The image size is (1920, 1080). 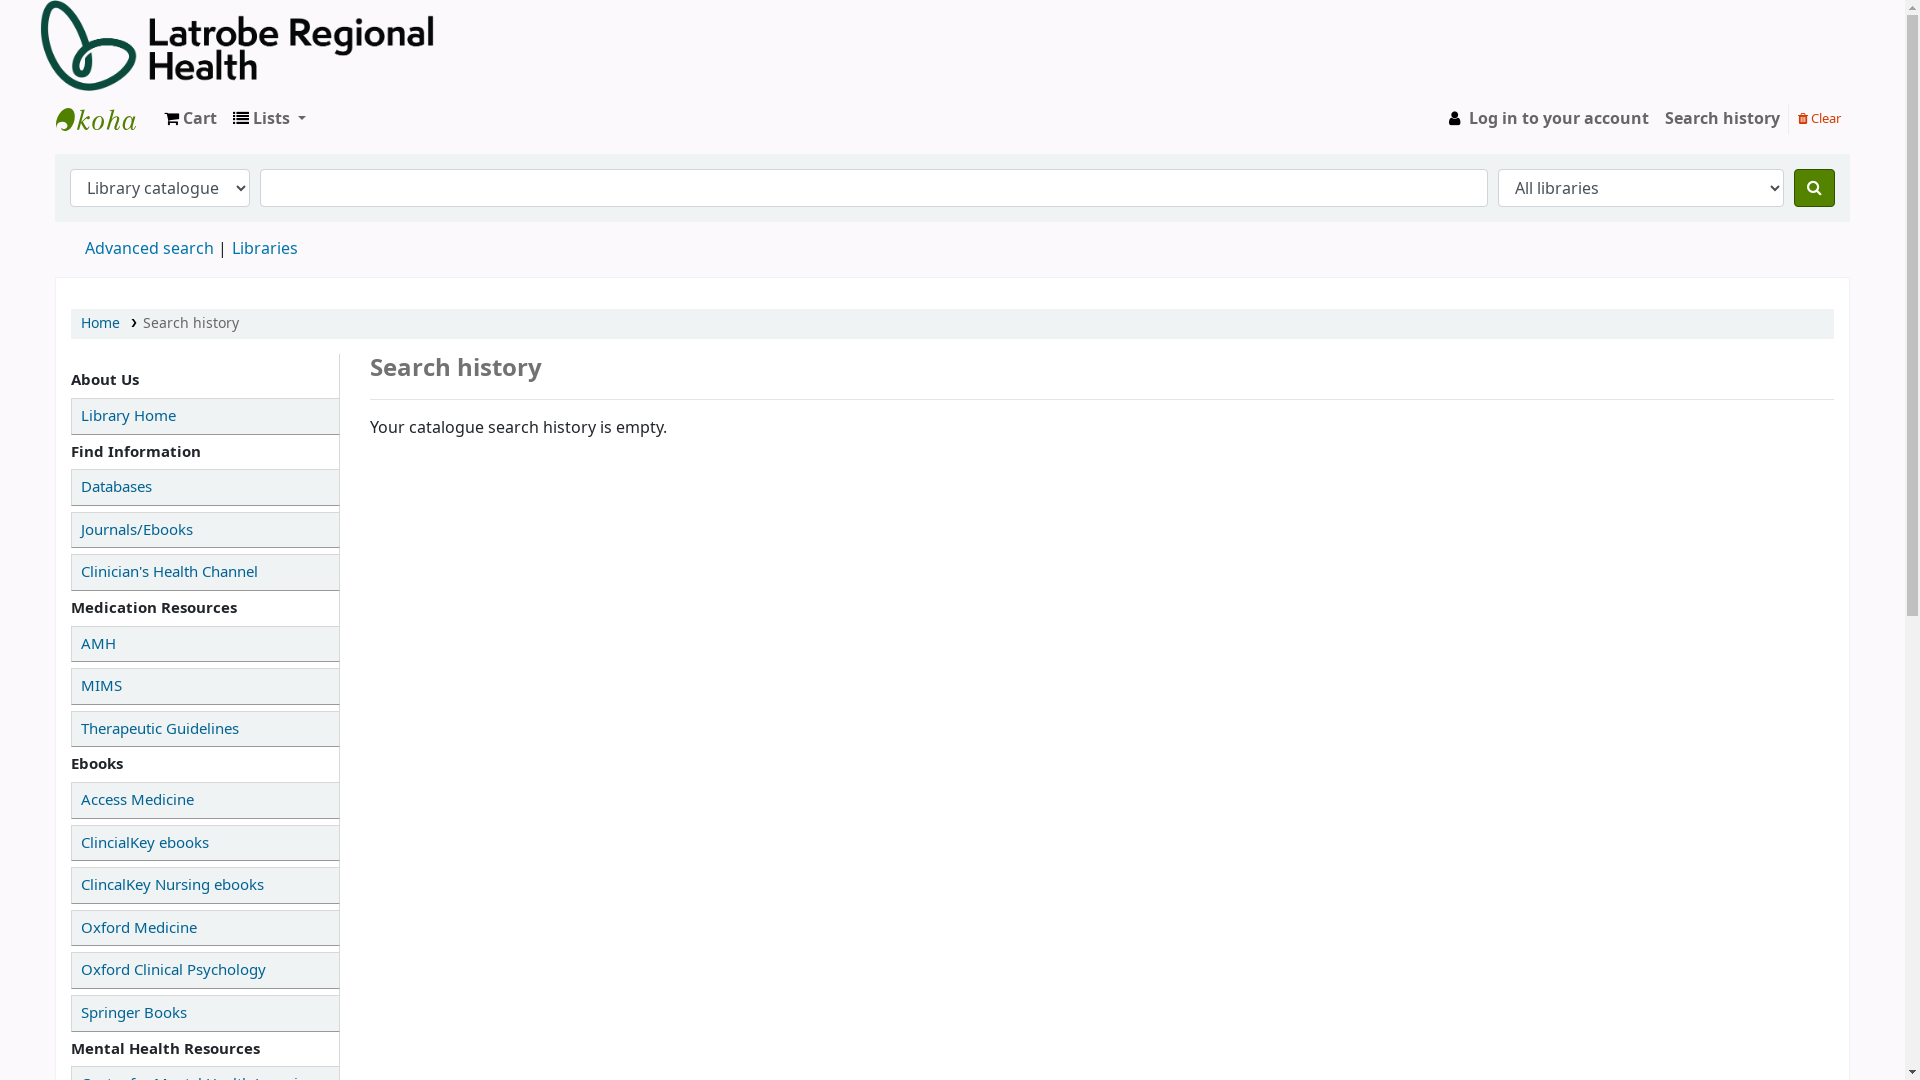 What do you see at coordinates (1721, 119) in the screenshot?
I see `'Search history'` at bounding box center [1721, 119].